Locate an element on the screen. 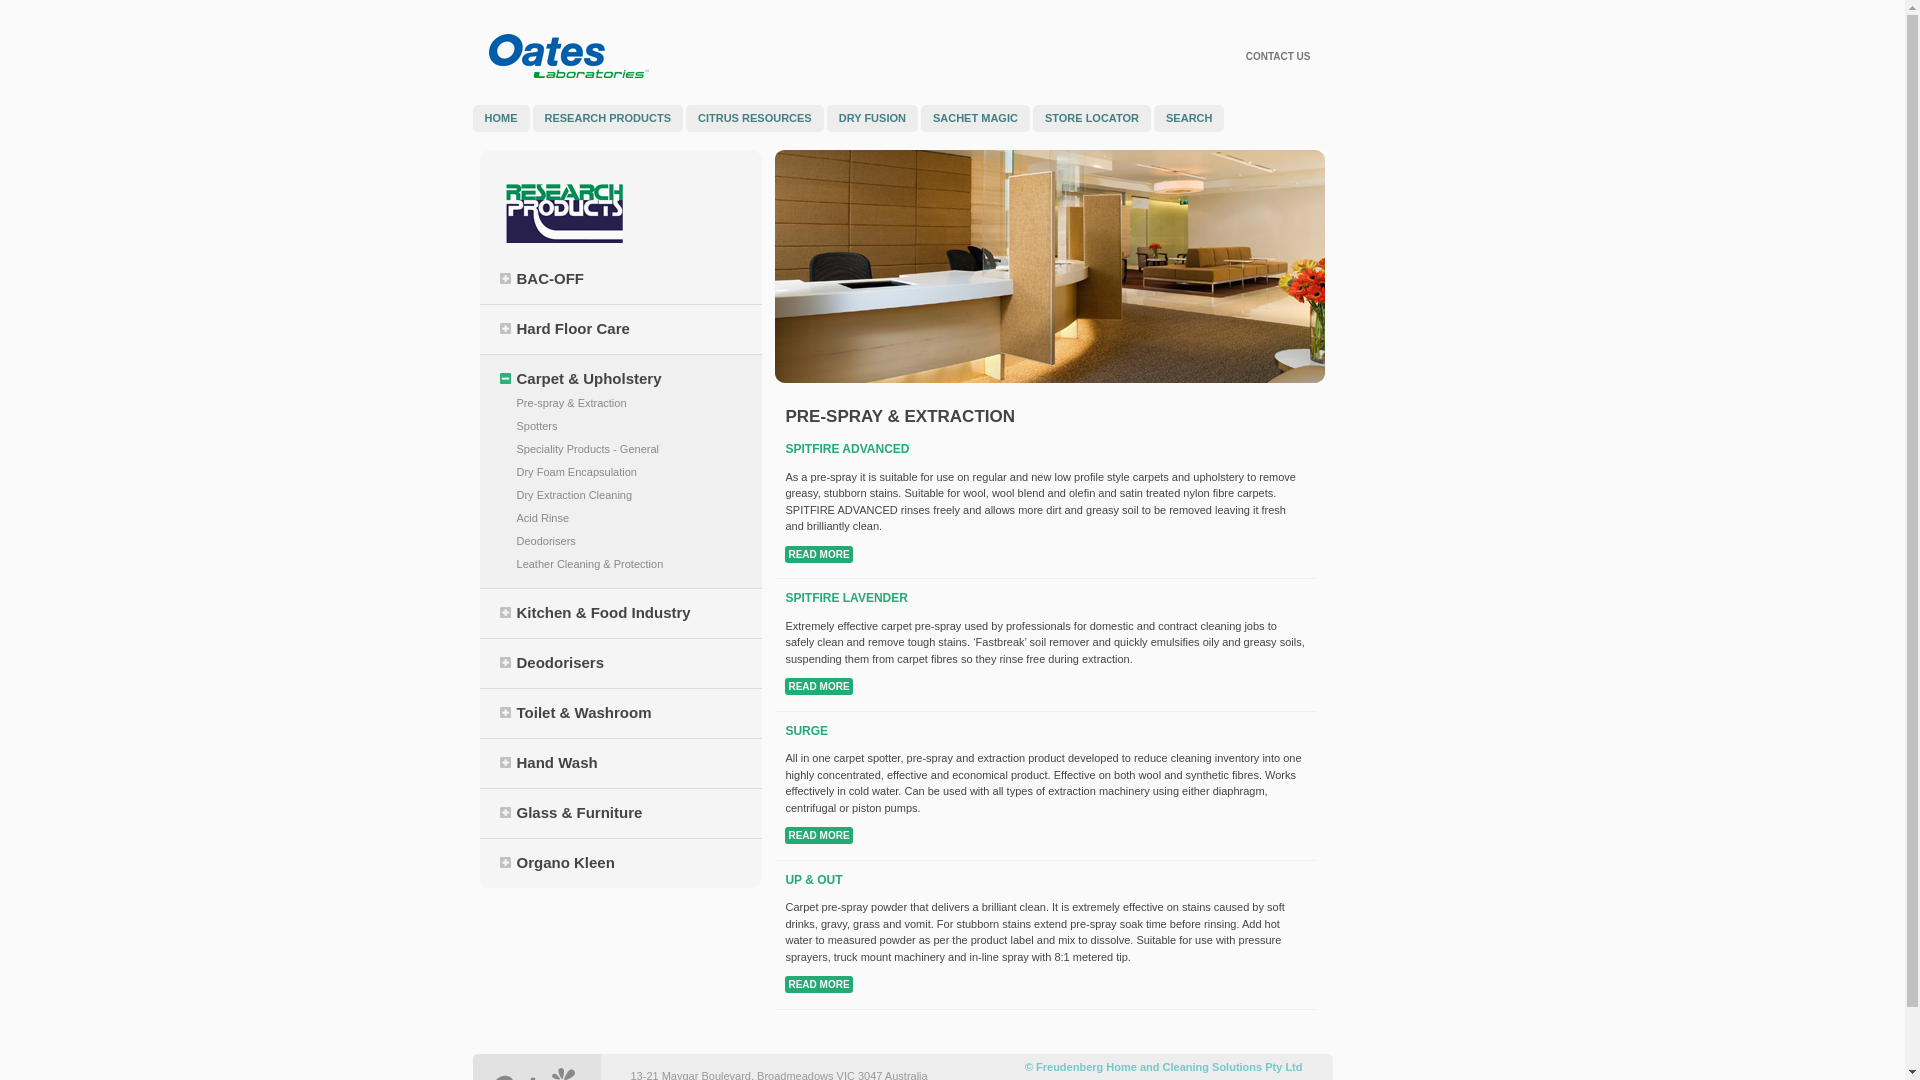 The height and width of the screenshot is (1080, 1920). 'Organo Kleen' is located at coordinates (557, 861).